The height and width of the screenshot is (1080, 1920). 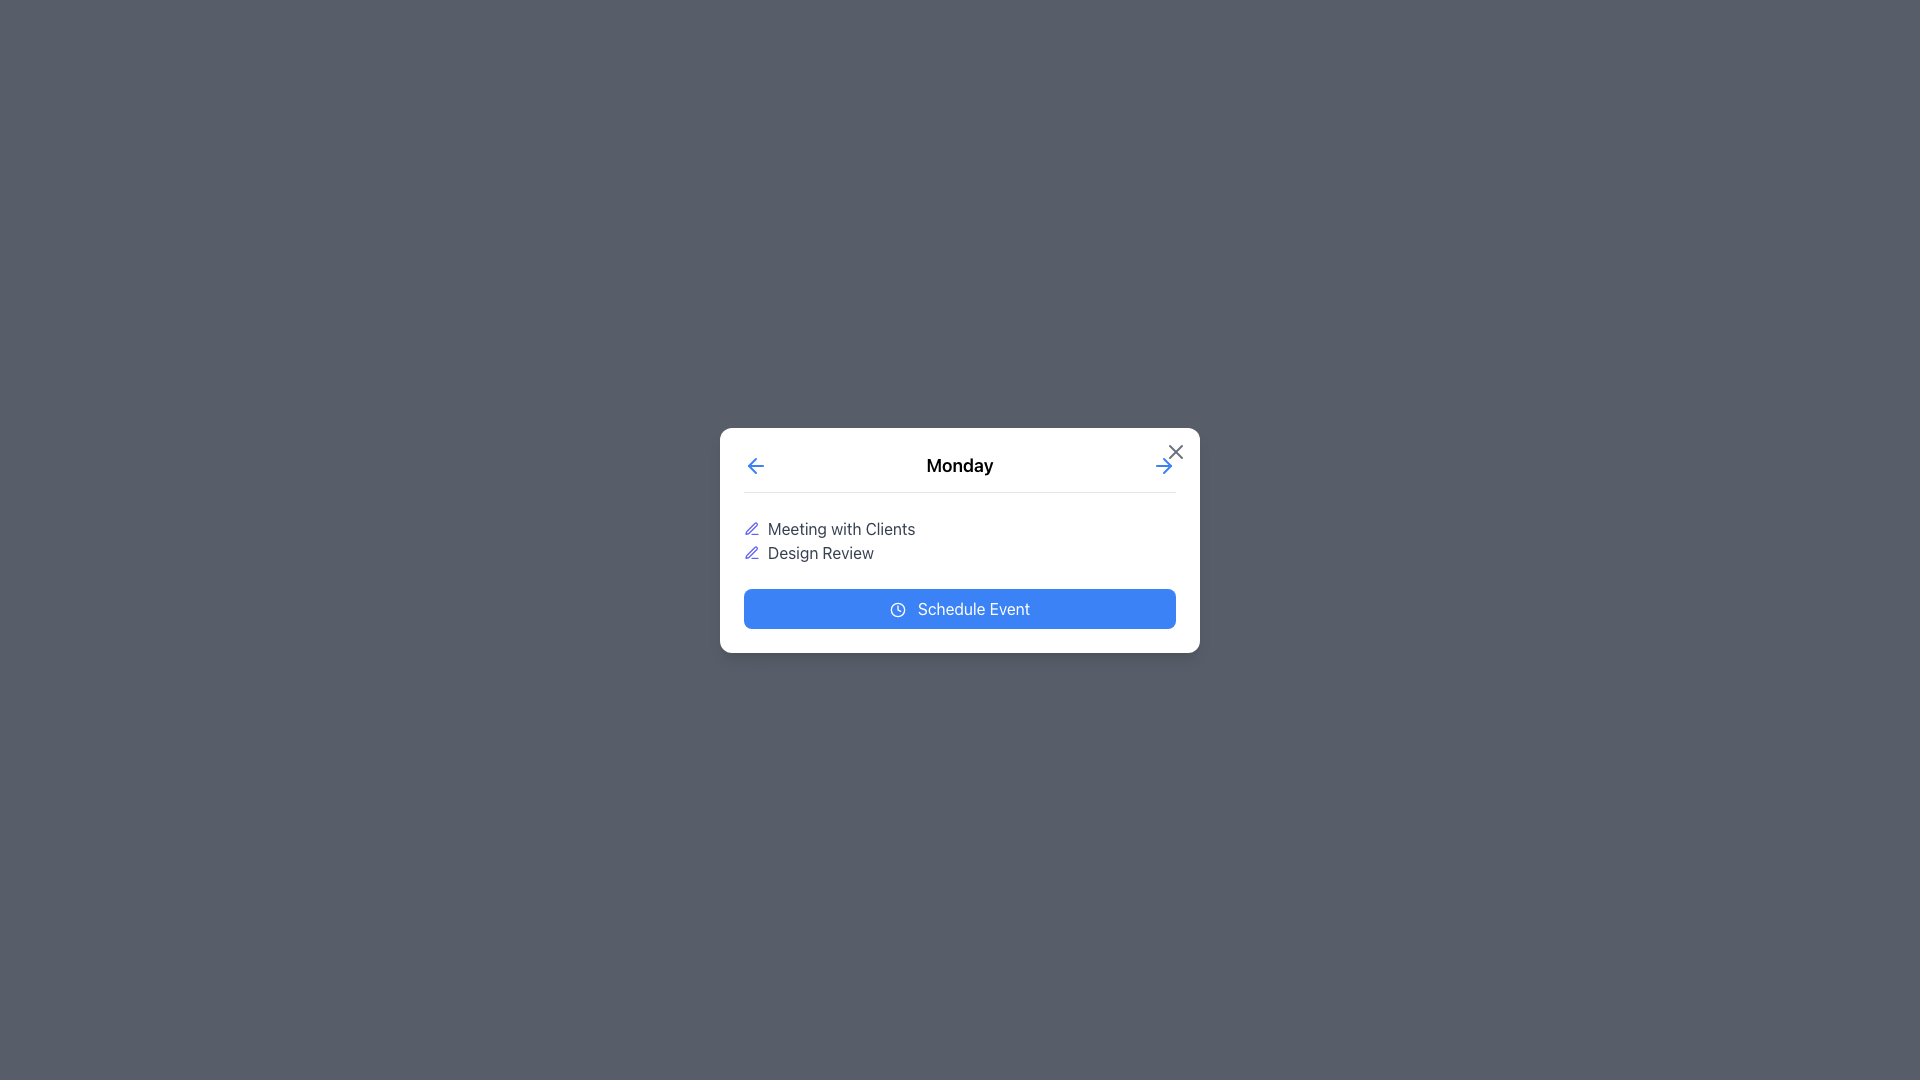 I want to click on the 'Schedule Event' button, which contains a circular clock icon on its left side, to initiate the scheduling action, so click(x=896, y=609).